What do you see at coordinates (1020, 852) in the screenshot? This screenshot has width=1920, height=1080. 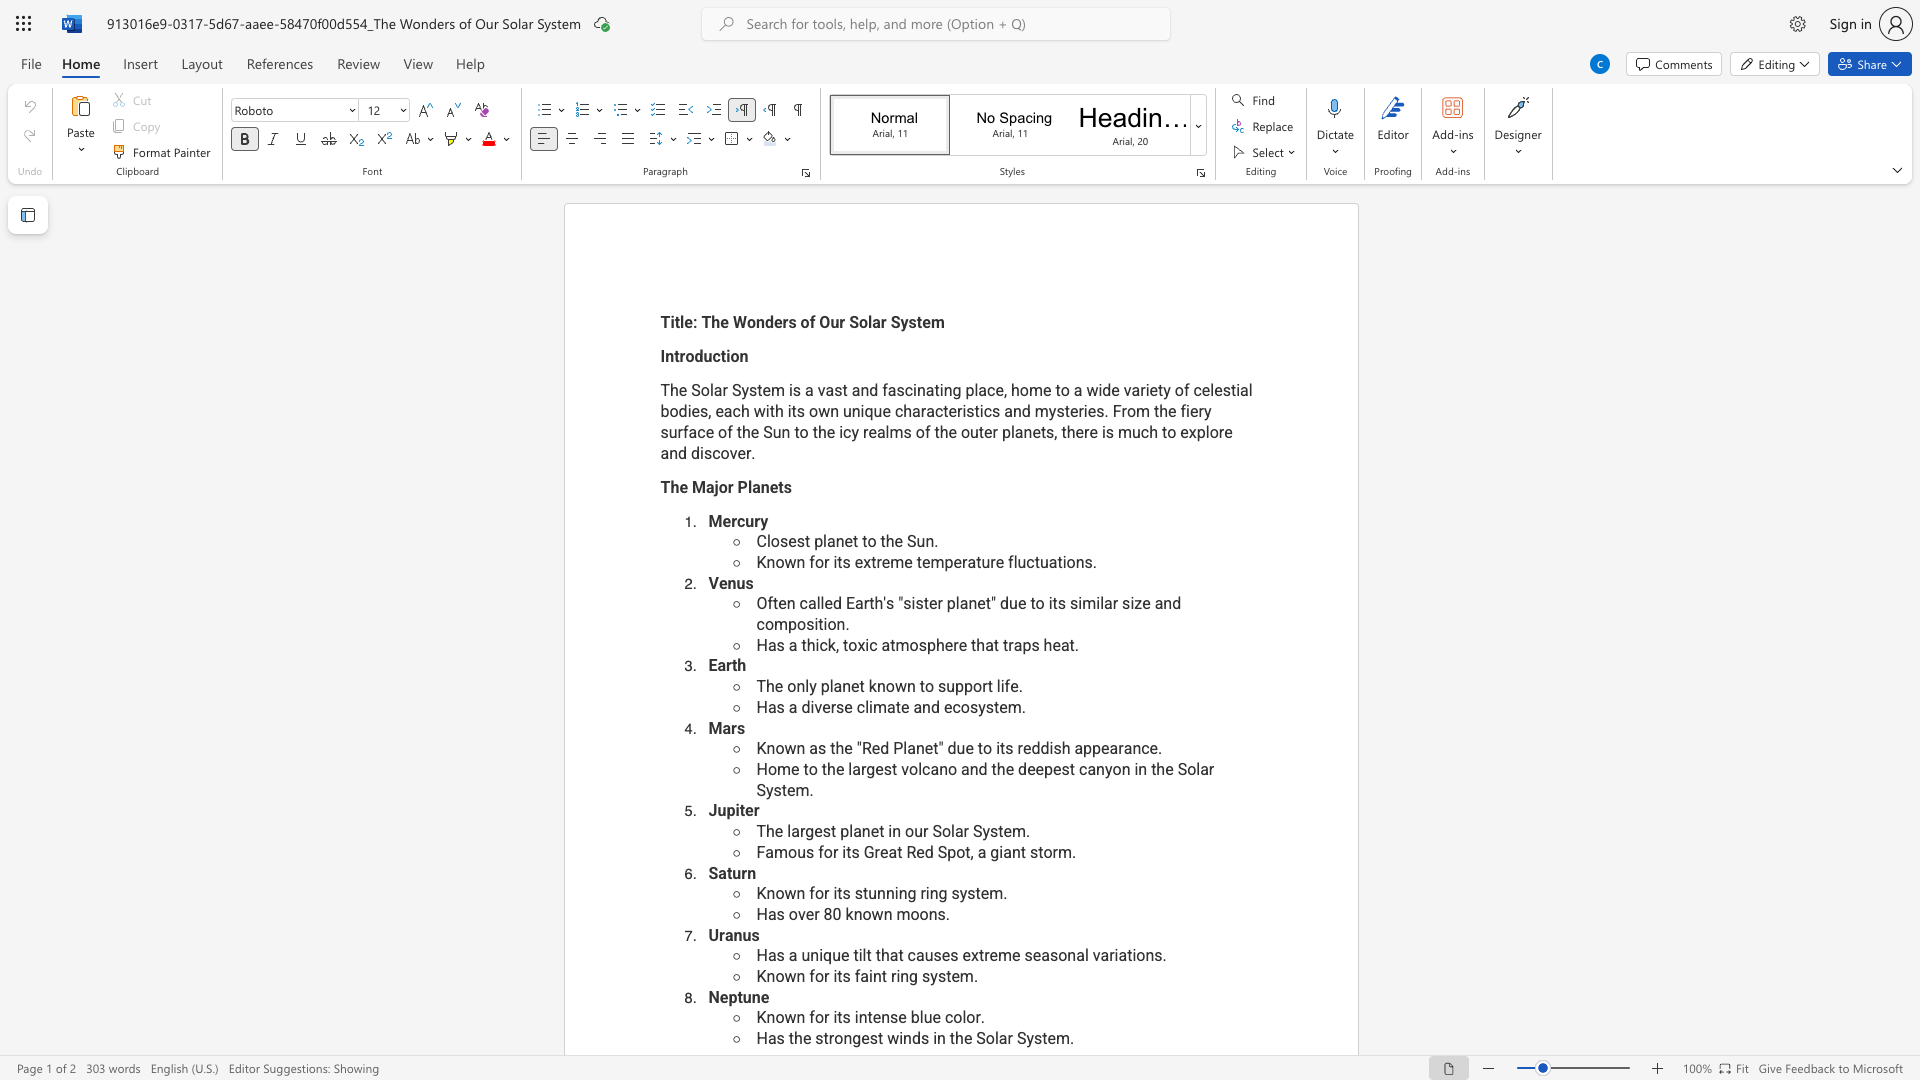 I see `the subset text "t st" within the text "Famous for its Great Red Spot, a giant storm."` at bounding box center [1020, 852].